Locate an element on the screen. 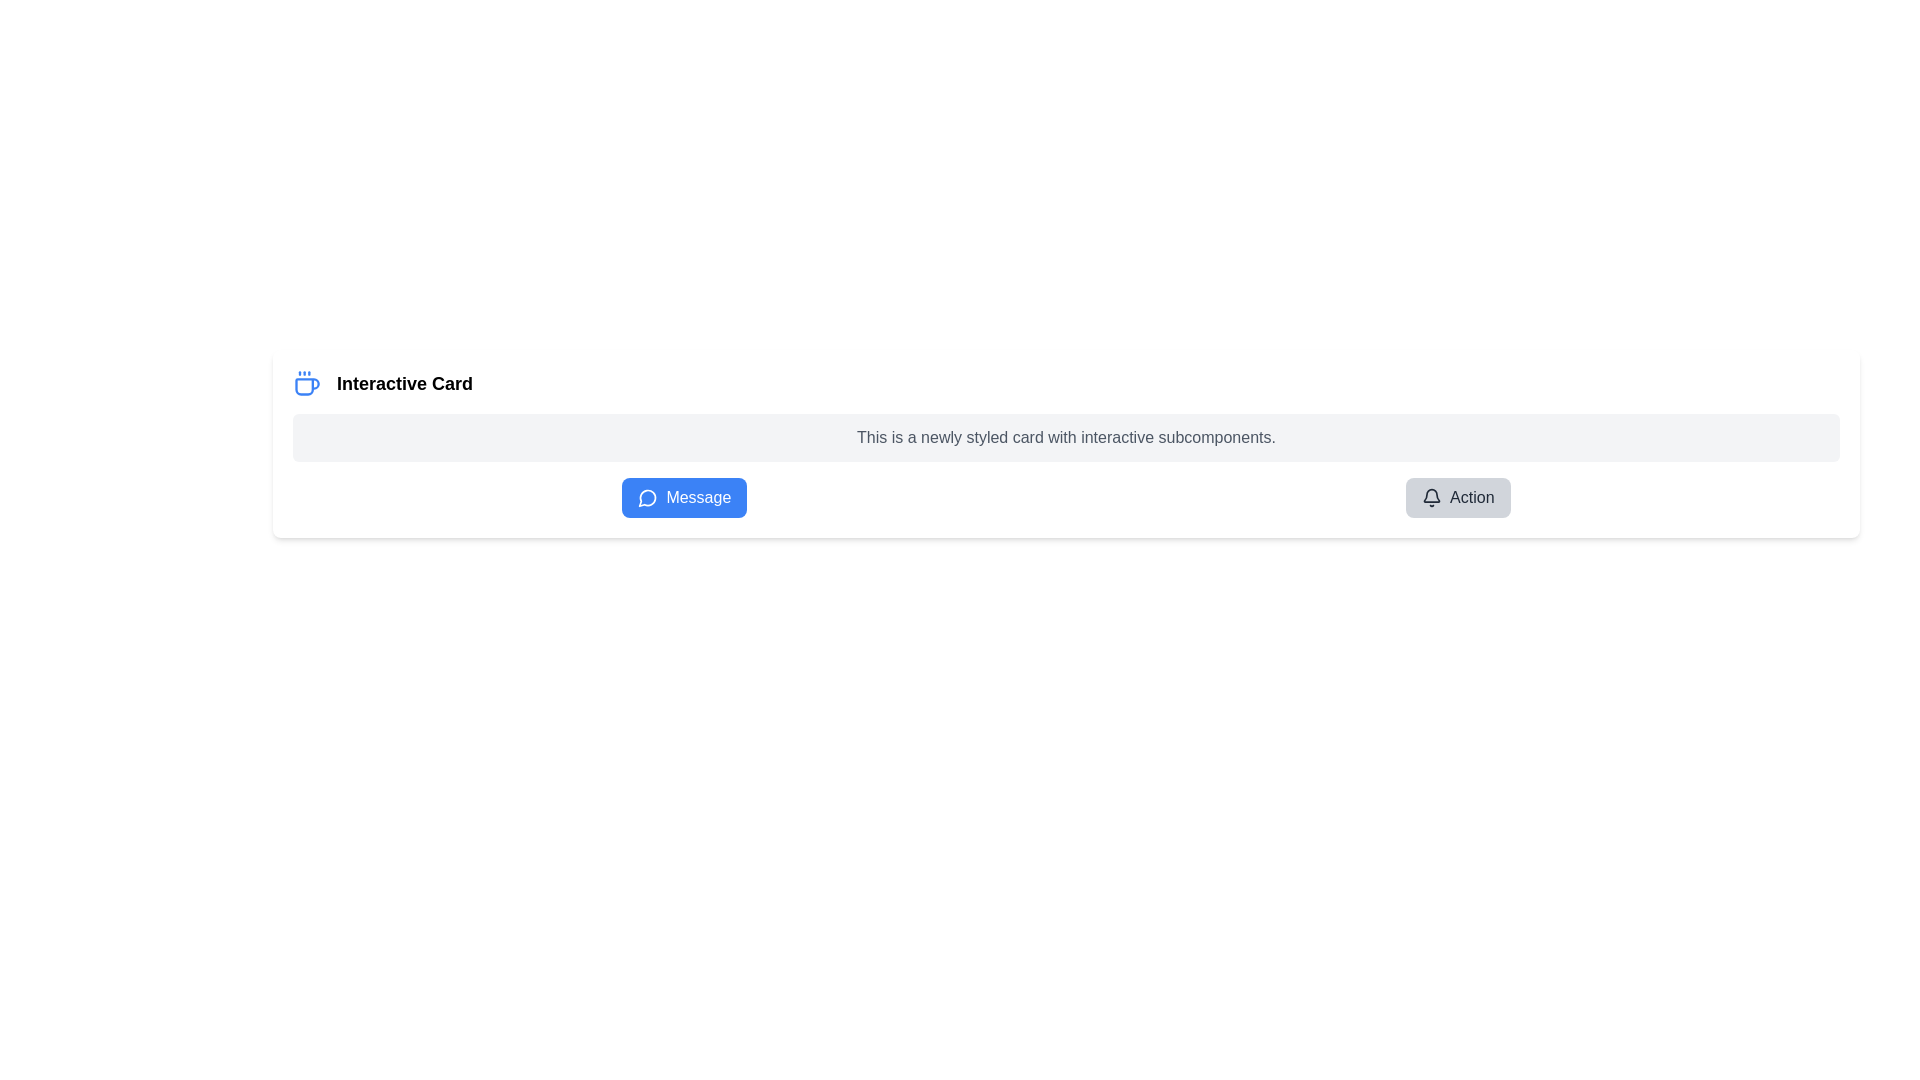  the notification button with a bell icon, located to the right of the 'Message' button is located at coordinates (1458, 496).